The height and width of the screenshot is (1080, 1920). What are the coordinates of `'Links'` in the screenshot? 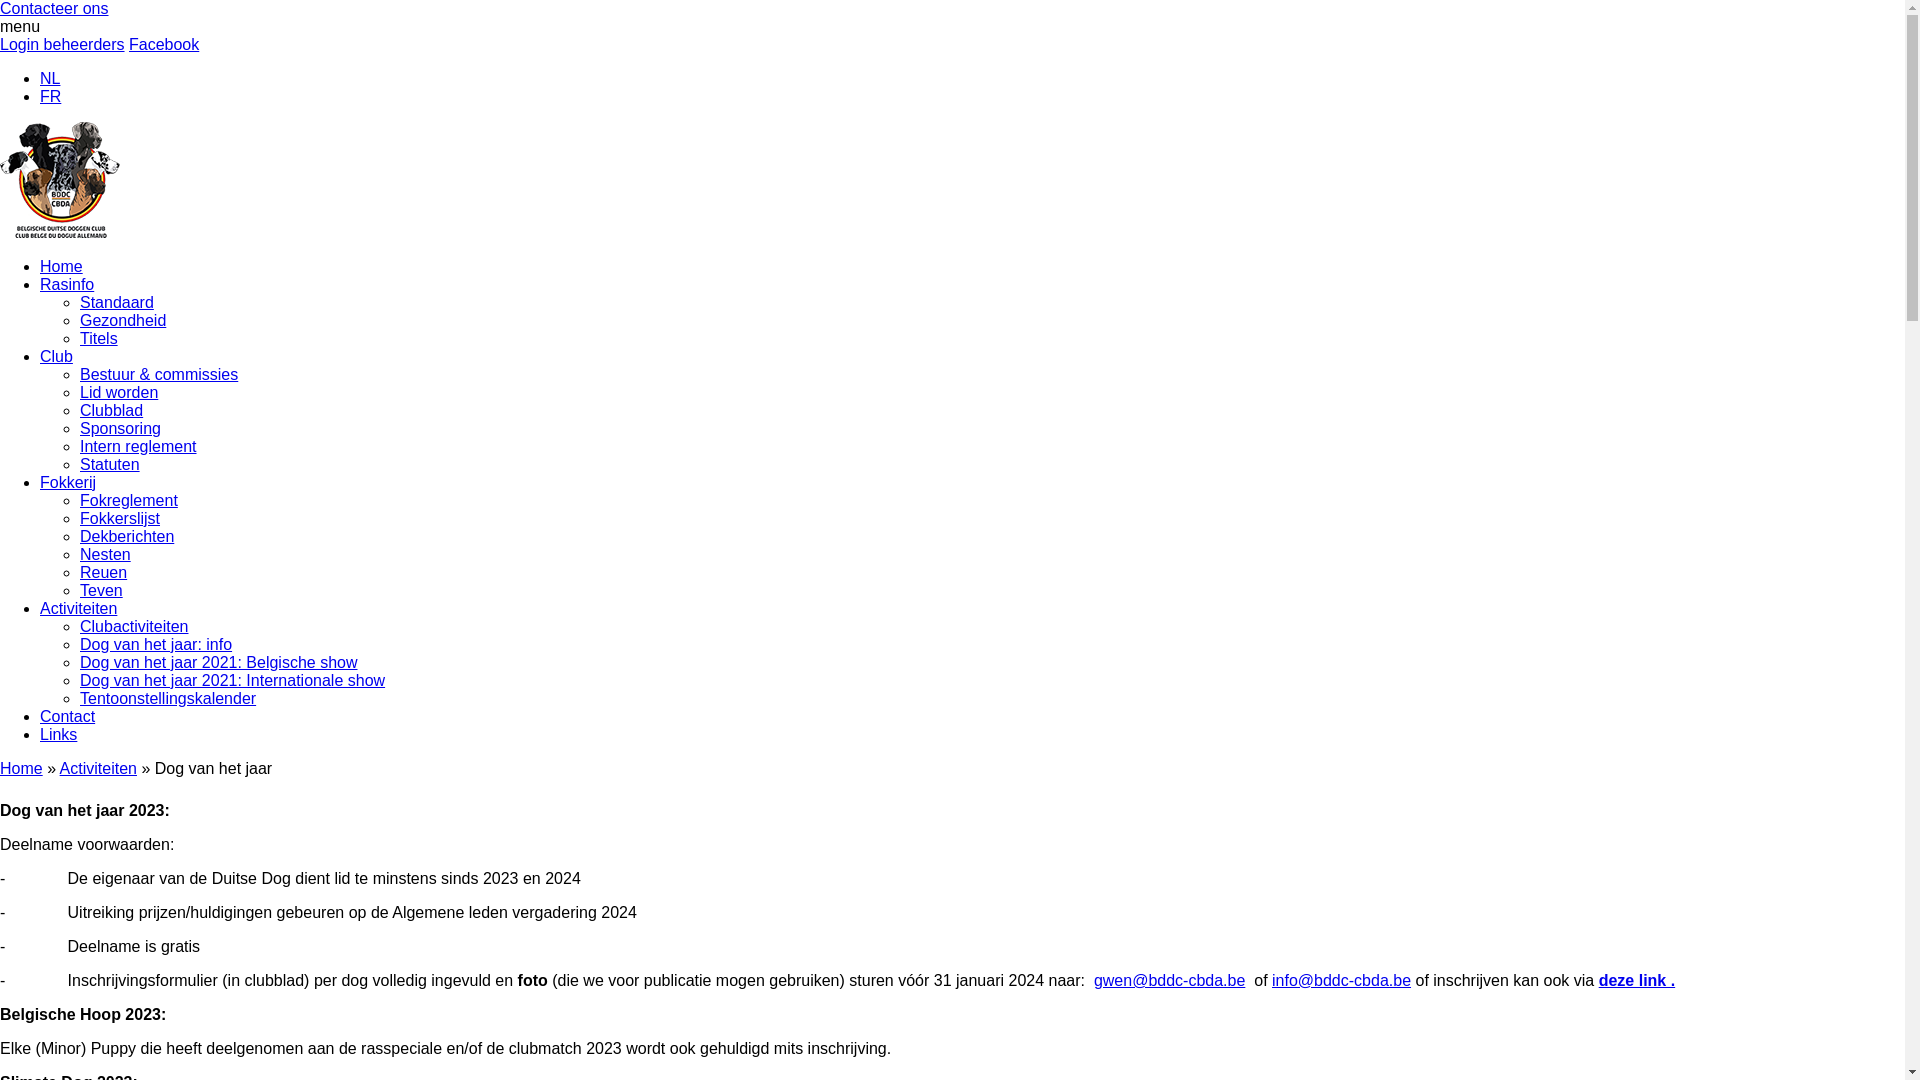 It's located at (58, 734).